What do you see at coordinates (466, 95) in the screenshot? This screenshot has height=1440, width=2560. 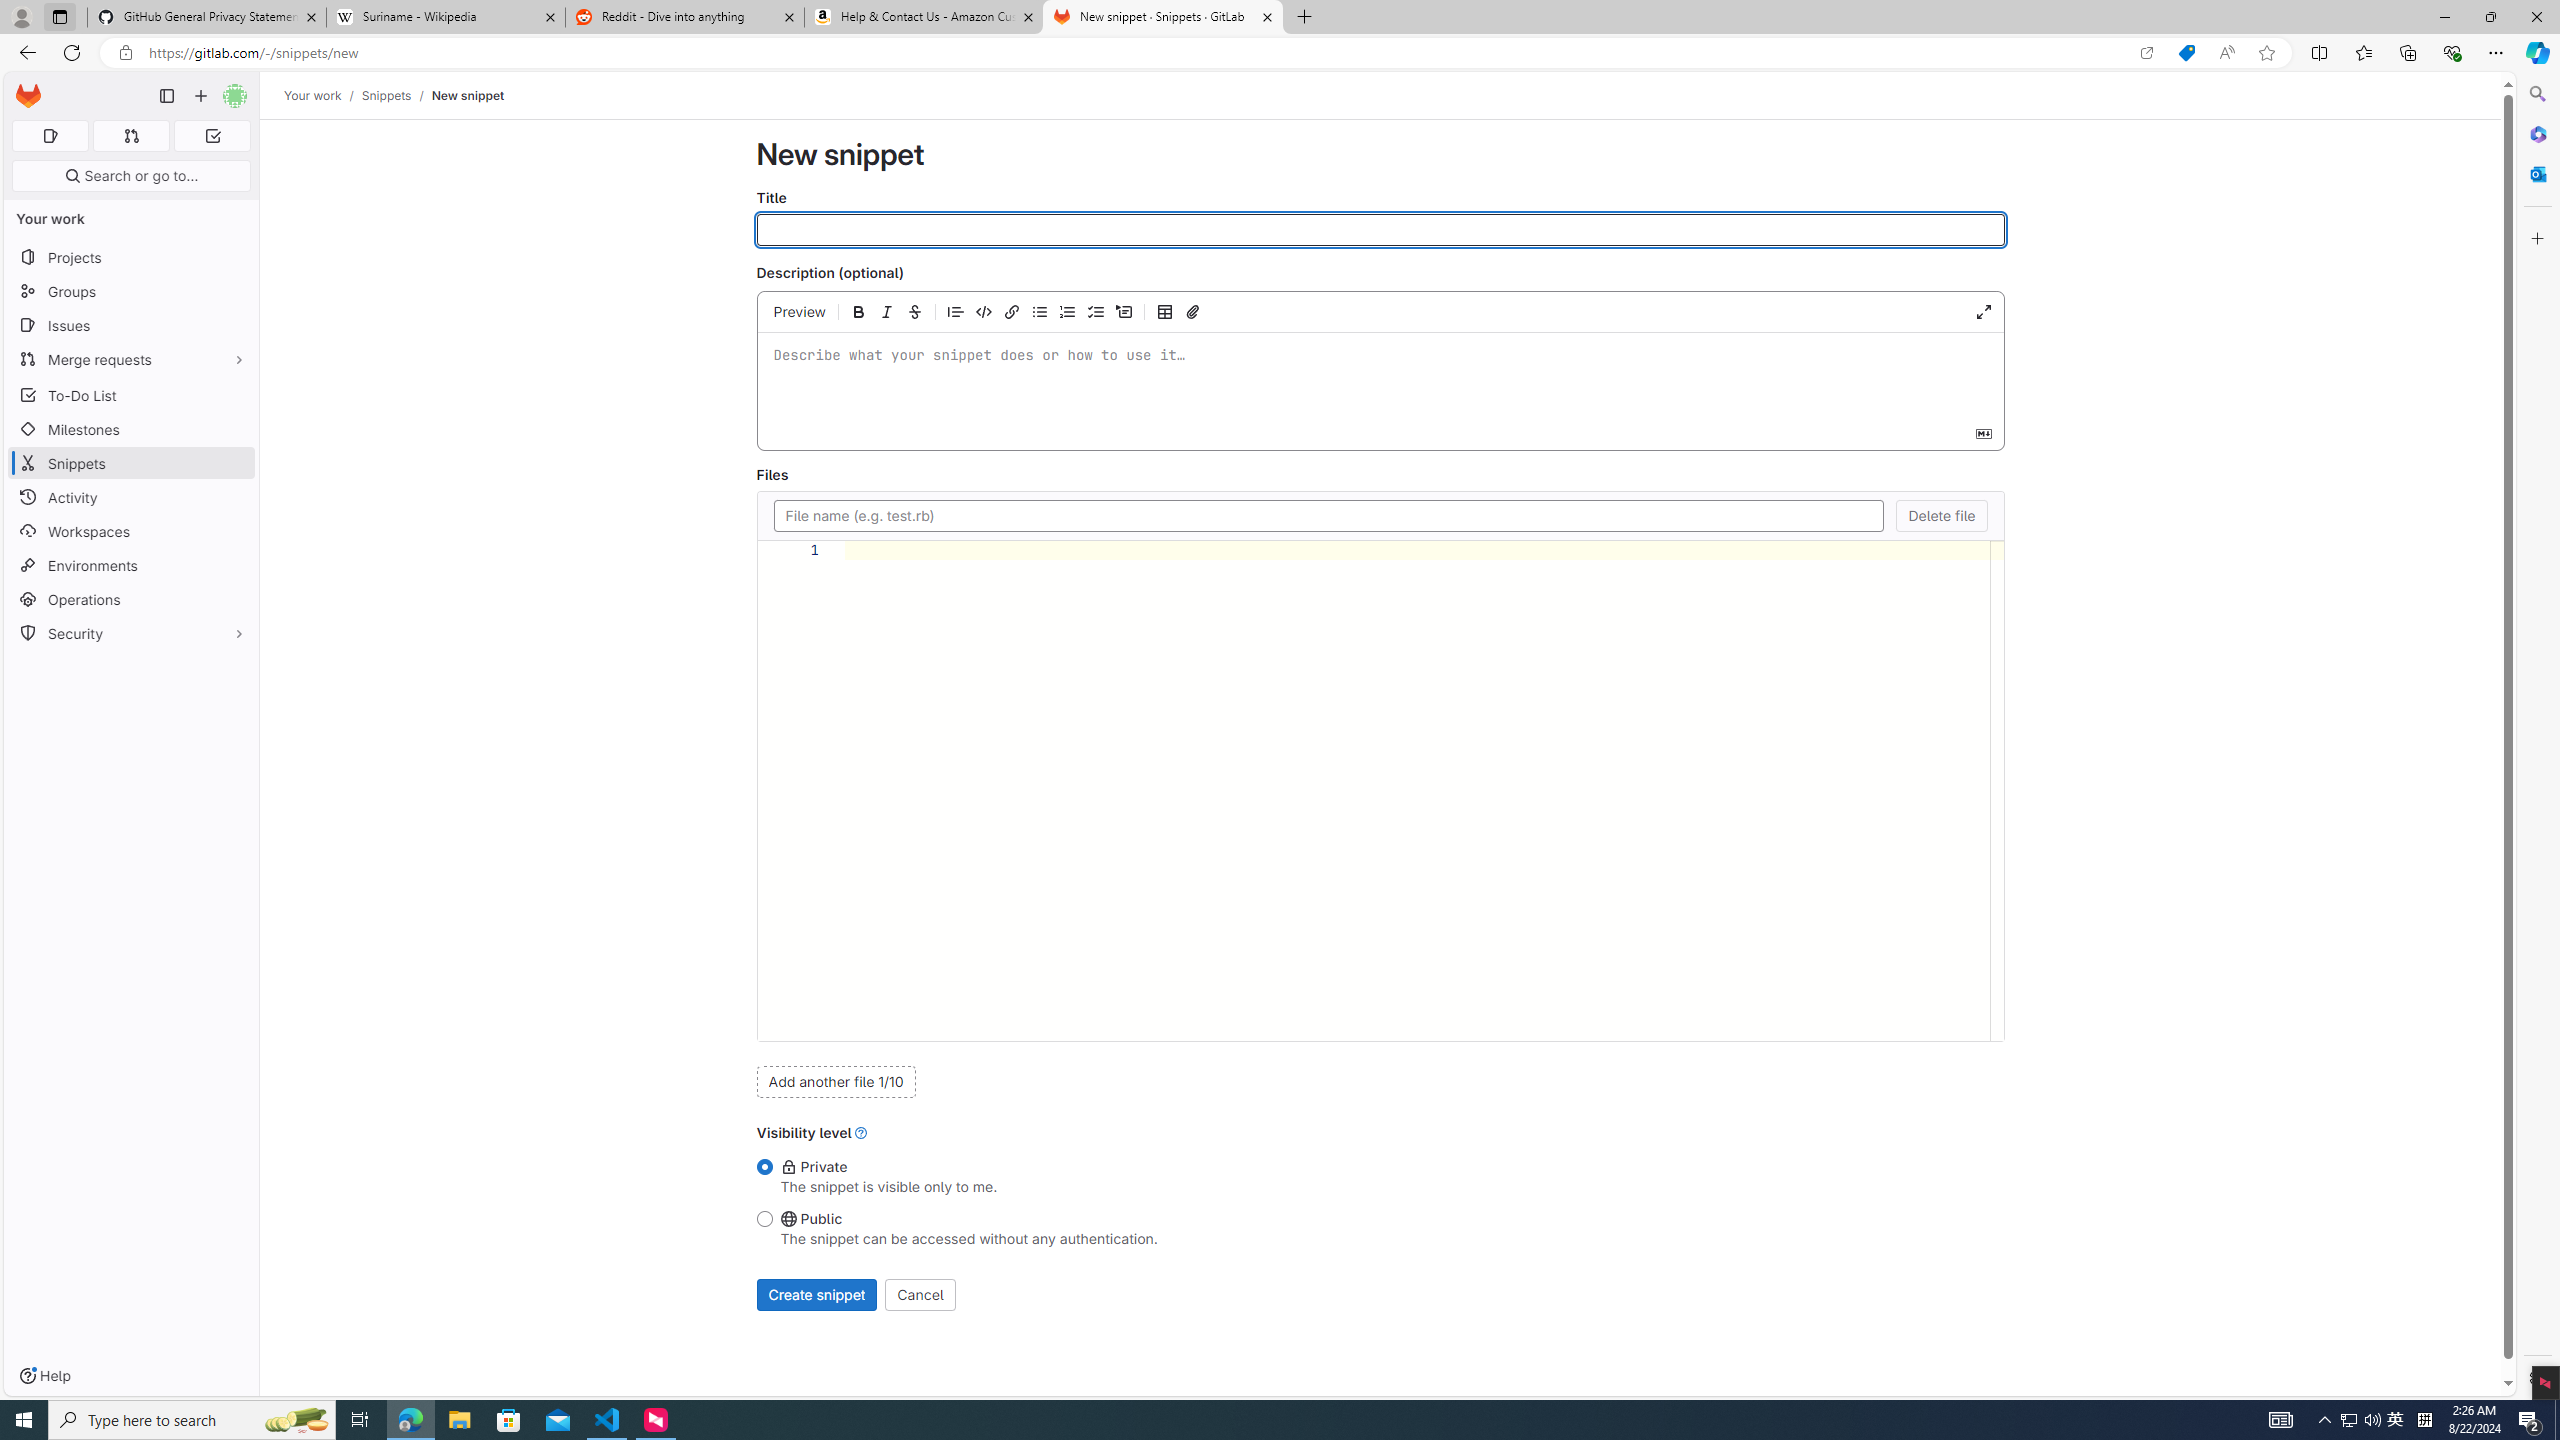 I see `'New snippet'` at bounding box center [466, 95].